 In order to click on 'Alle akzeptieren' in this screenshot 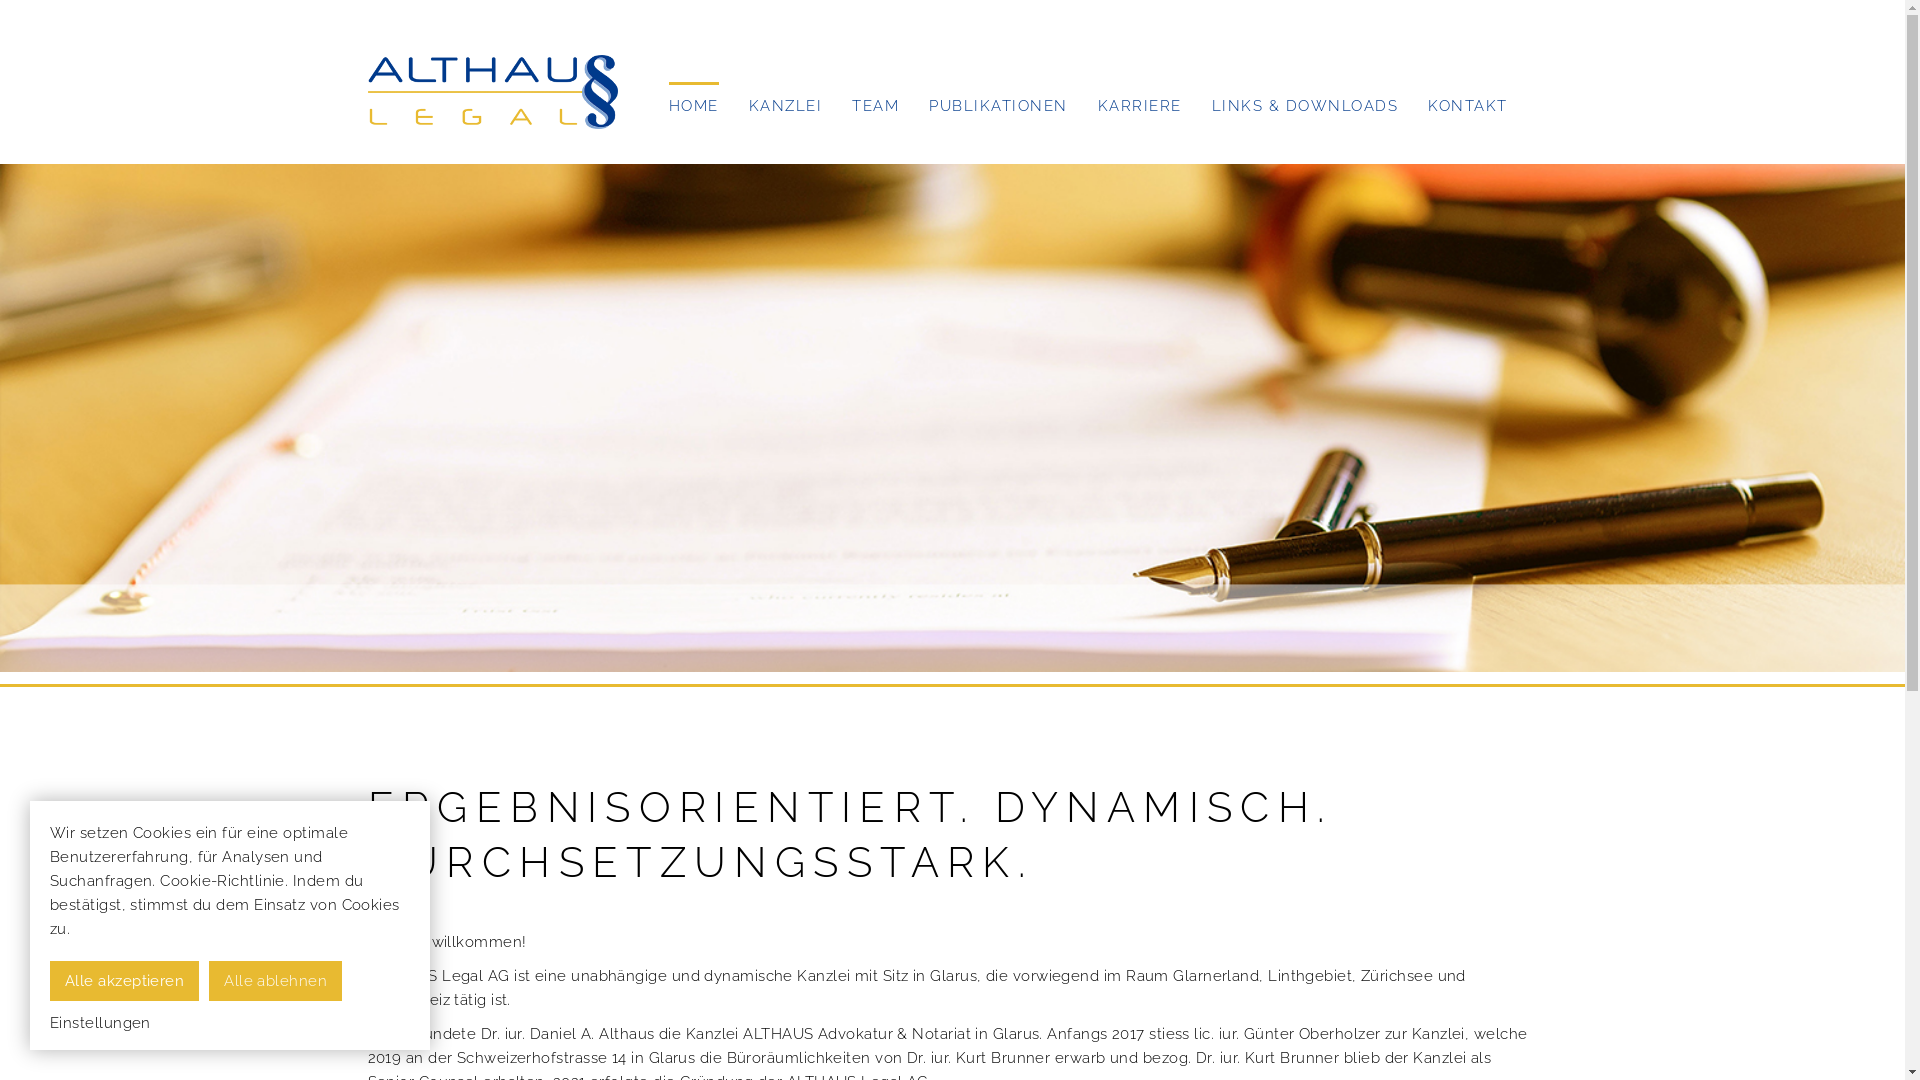, I will do `click(123, 979)`.